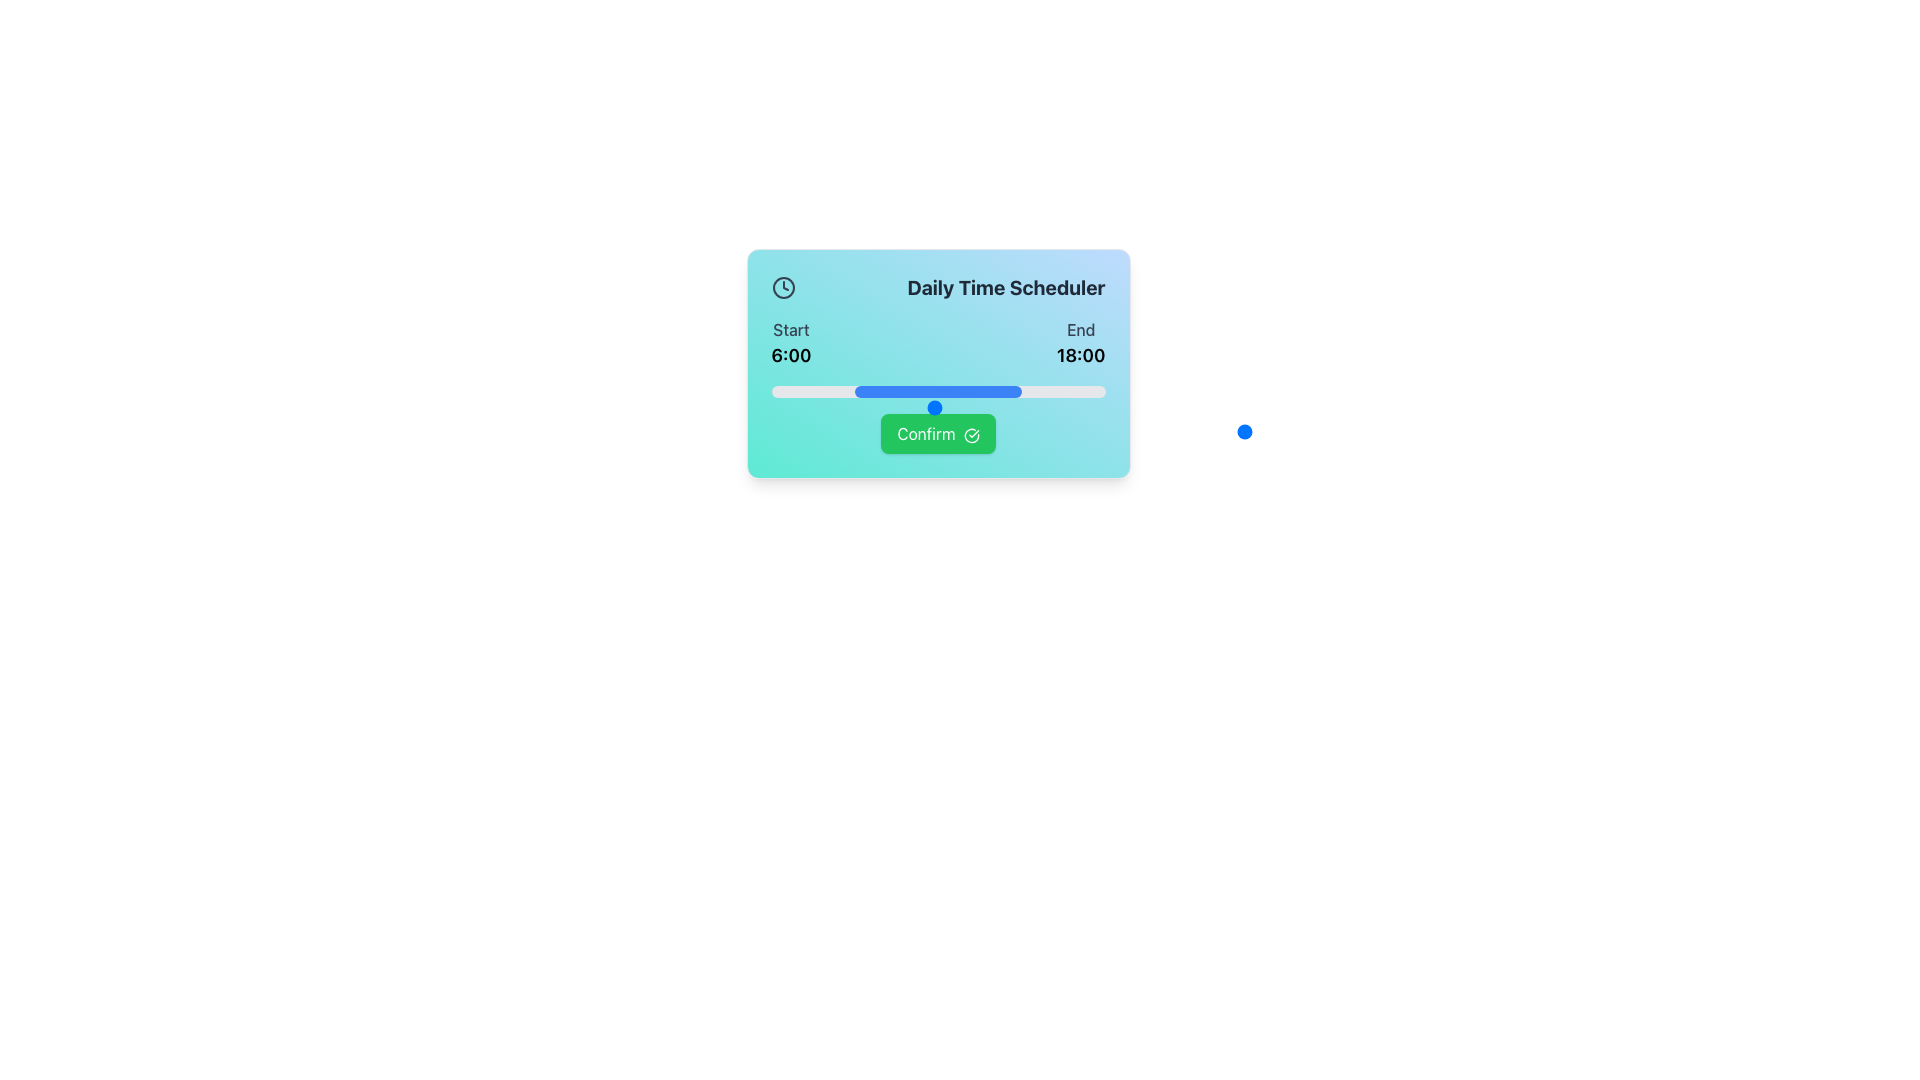  What do you see at coordinates (796, 431) in the screenshot?
I see `time` at bounding box center [796, 431].